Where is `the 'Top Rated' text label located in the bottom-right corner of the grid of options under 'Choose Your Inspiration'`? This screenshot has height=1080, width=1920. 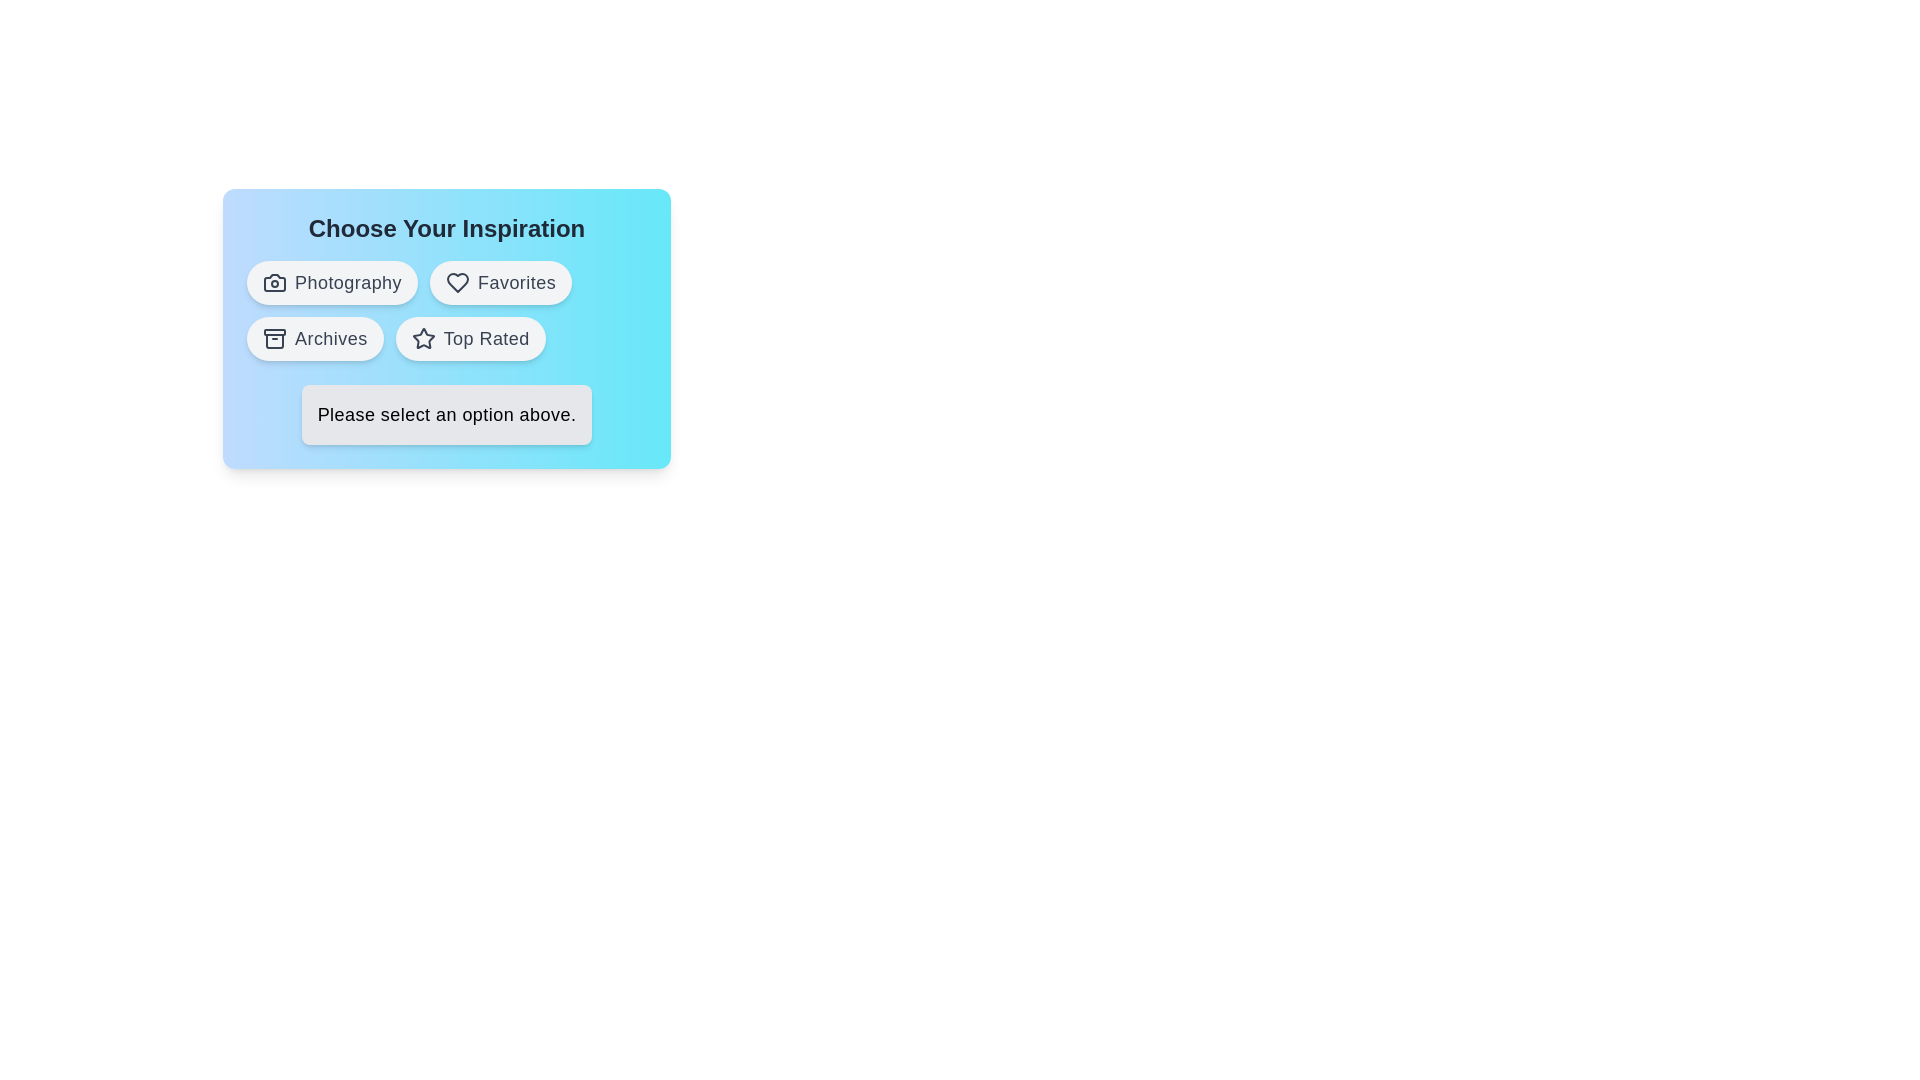
the 'Top Rated' text label located in the bottom-right corner of the grid of options under 'Choose Your Inspiration' is located at coordinates (486, 338).